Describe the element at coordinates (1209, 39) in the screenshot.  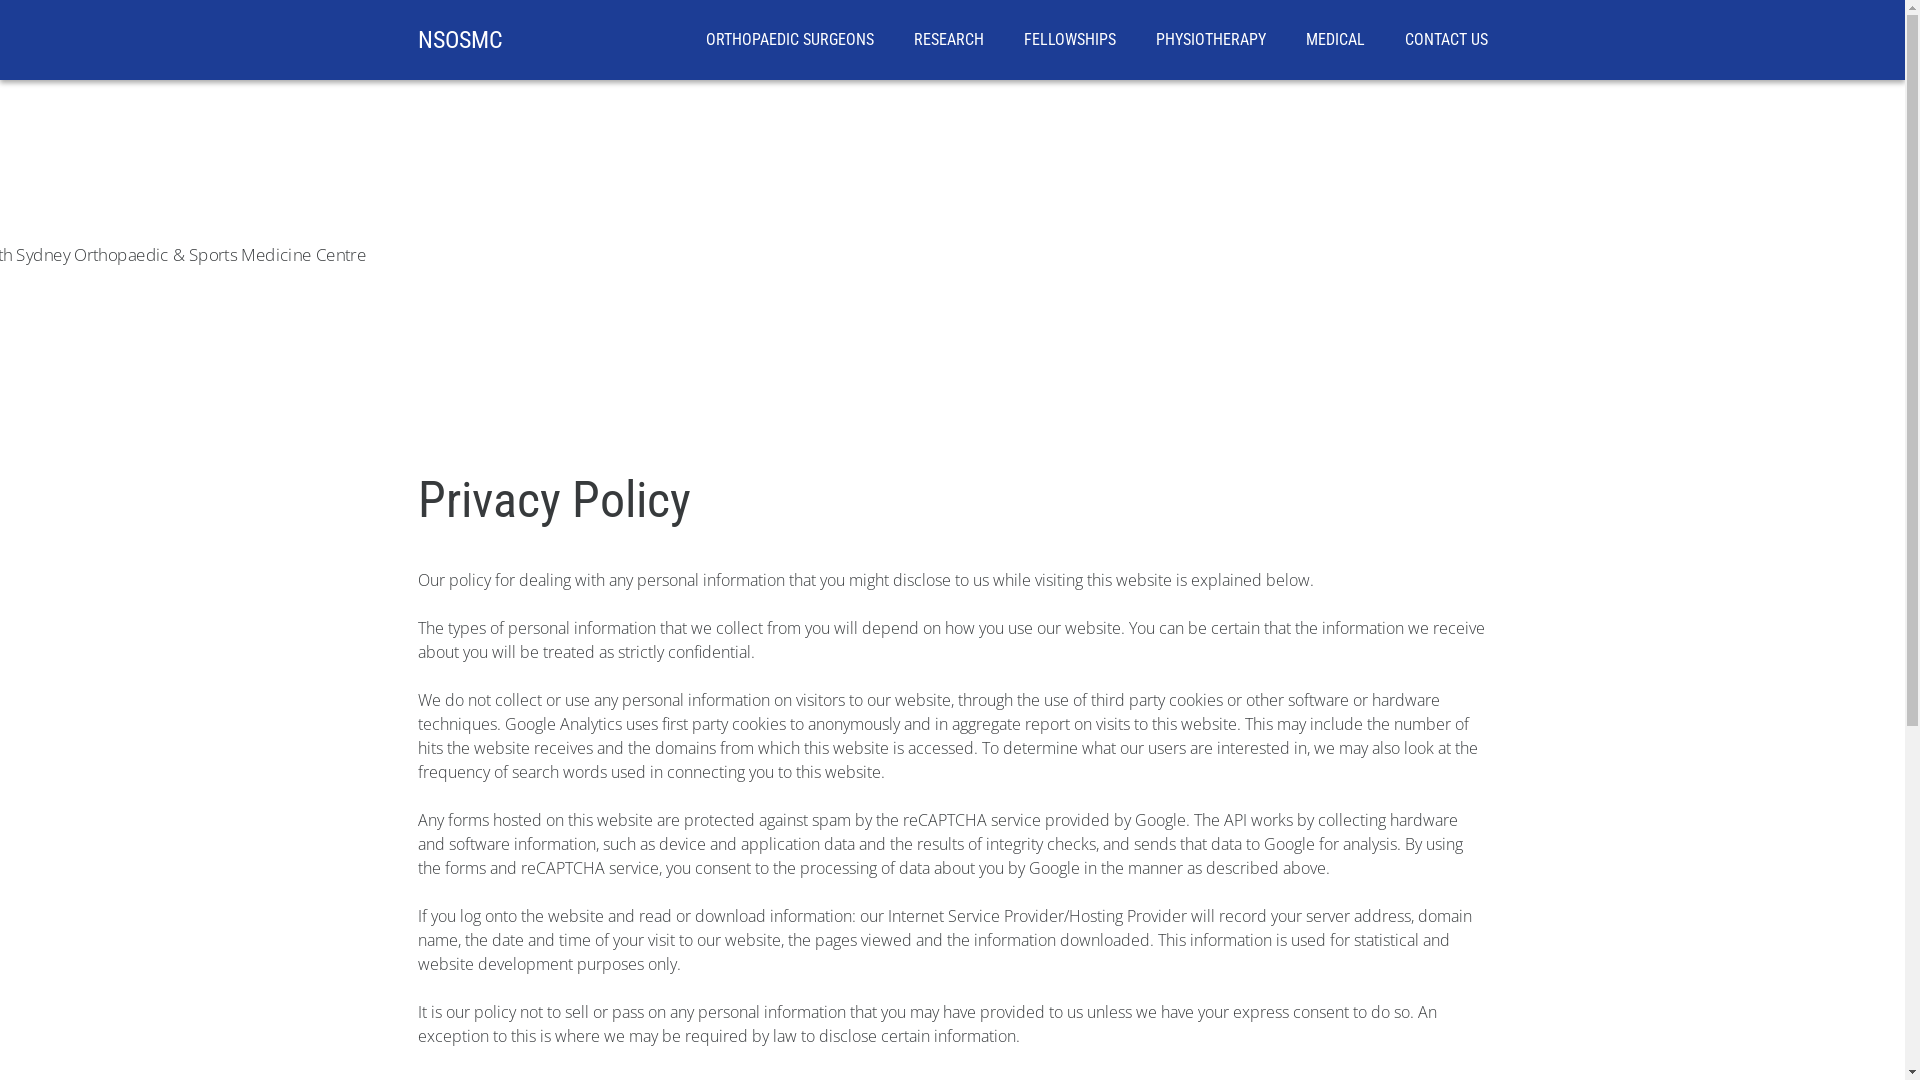
I see `'PHYSIOTHERAPY'` at that location.